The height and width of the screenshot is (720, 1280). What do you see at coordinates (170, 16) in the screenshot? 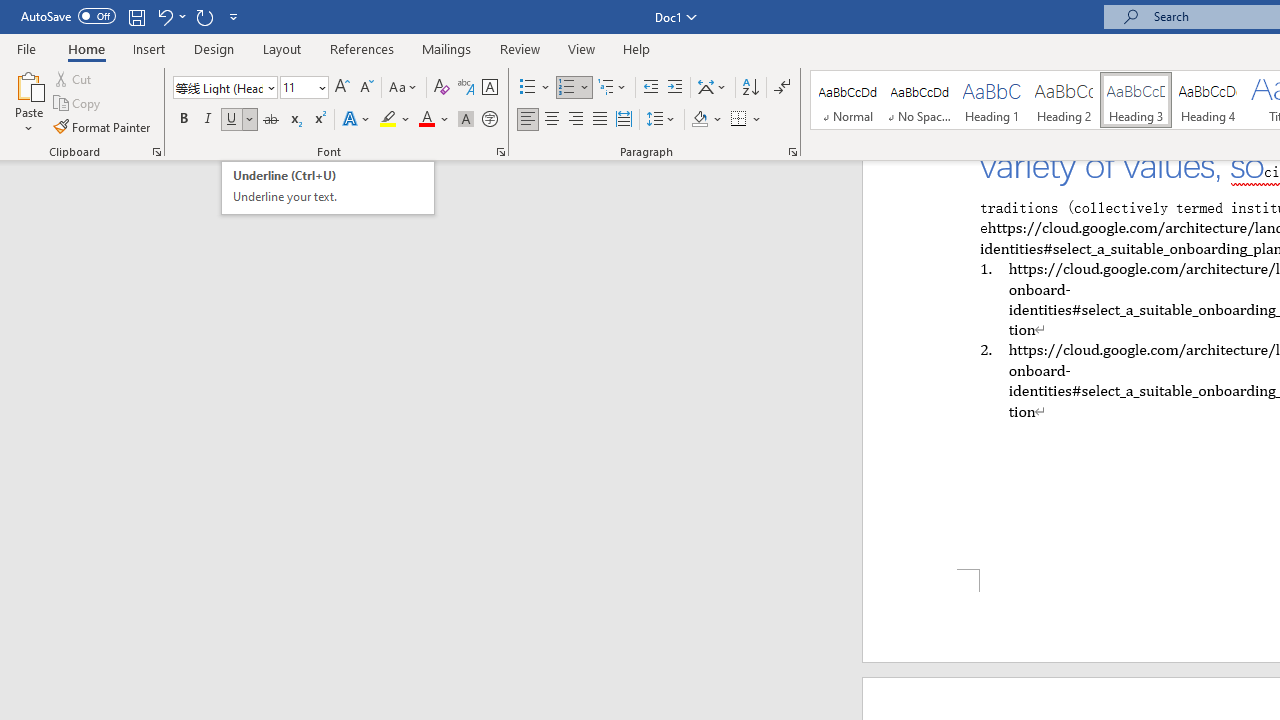
I see `'Undo Paragraph Alignment'` at bounding box center [170, 16].